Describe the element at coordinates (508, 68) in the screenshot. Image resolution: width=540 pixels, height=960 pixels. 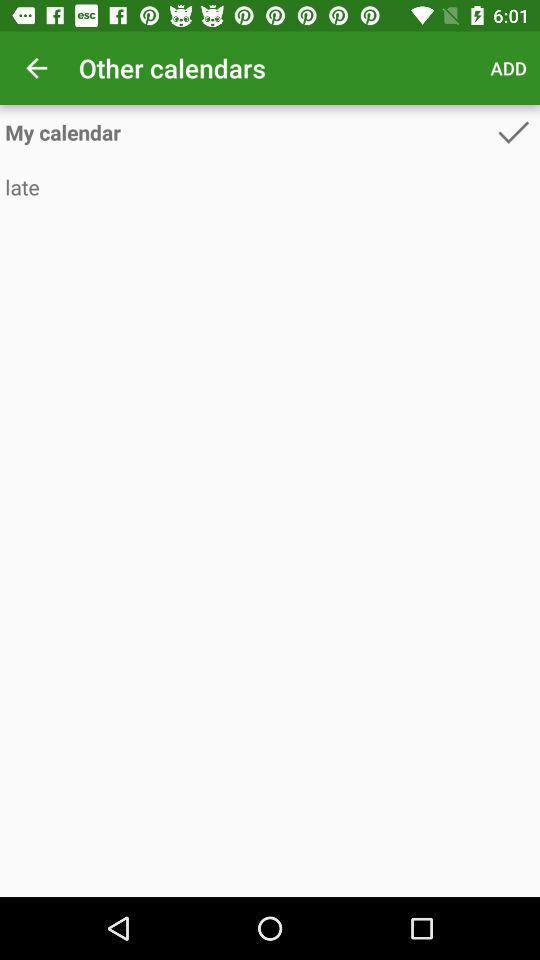
I see `app next to other calendars icon` at that location.